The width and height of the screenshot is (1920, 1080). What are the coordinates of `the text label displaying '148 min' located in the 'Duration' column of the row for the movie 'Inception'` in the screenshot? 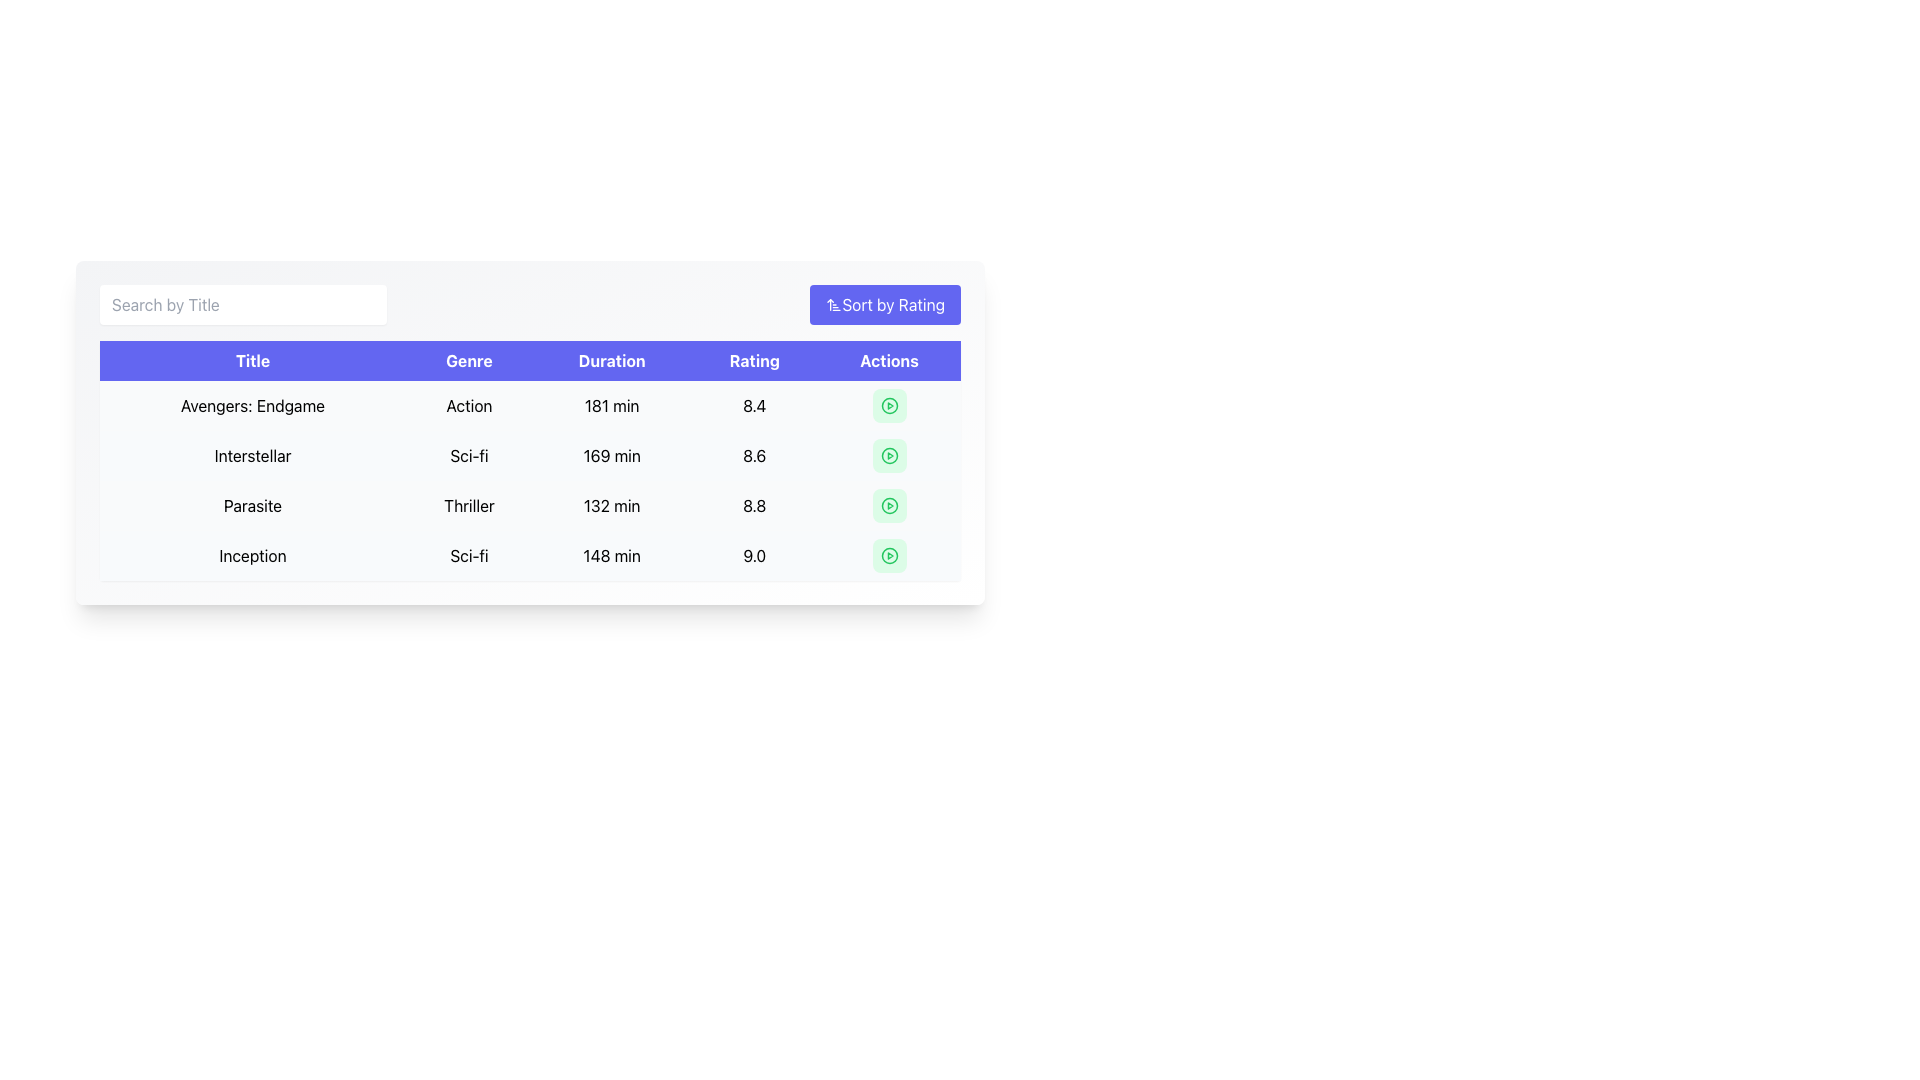 It's located at (611, 555).